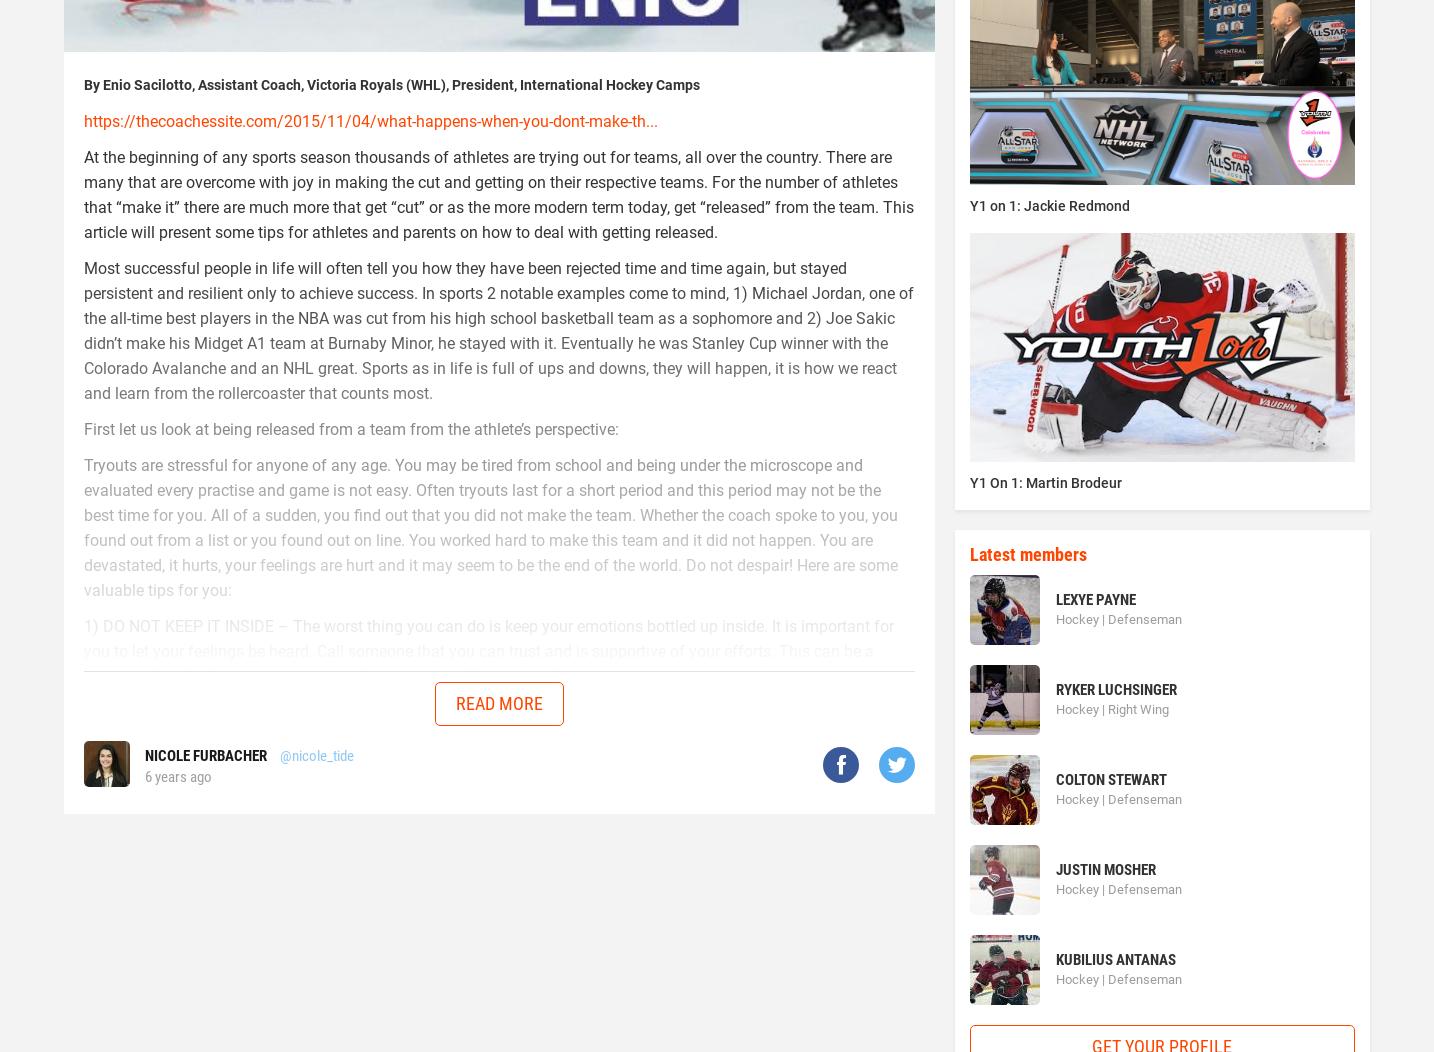 This screenshot has height=1052, width=1434. Describe the element at coordinates (1110, 778) in the screenshot. I see `'Colton Stewart'` at that location.